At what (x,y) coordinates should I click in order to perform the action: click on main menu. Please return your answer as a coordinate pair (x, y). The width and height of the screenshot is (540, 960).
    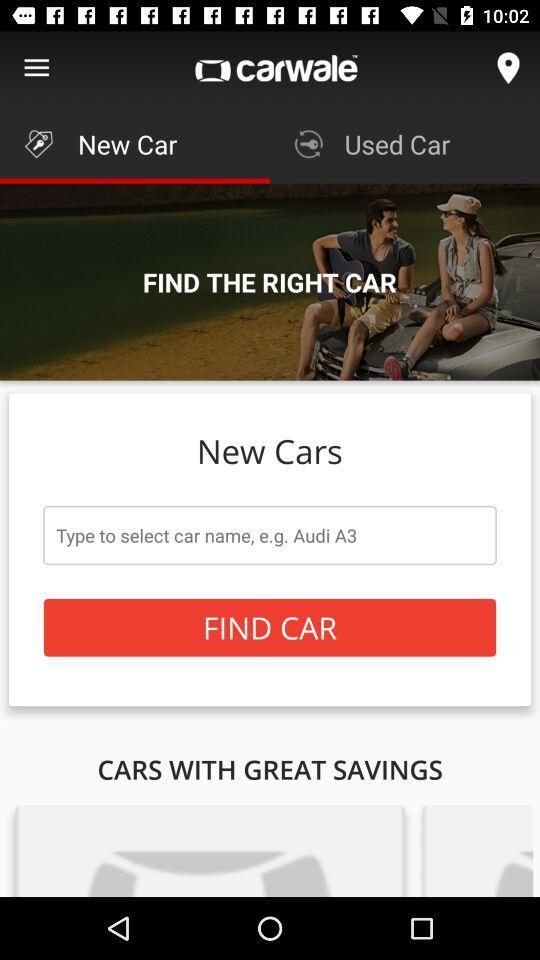
    Looking at the image, I should click on (36, 68).